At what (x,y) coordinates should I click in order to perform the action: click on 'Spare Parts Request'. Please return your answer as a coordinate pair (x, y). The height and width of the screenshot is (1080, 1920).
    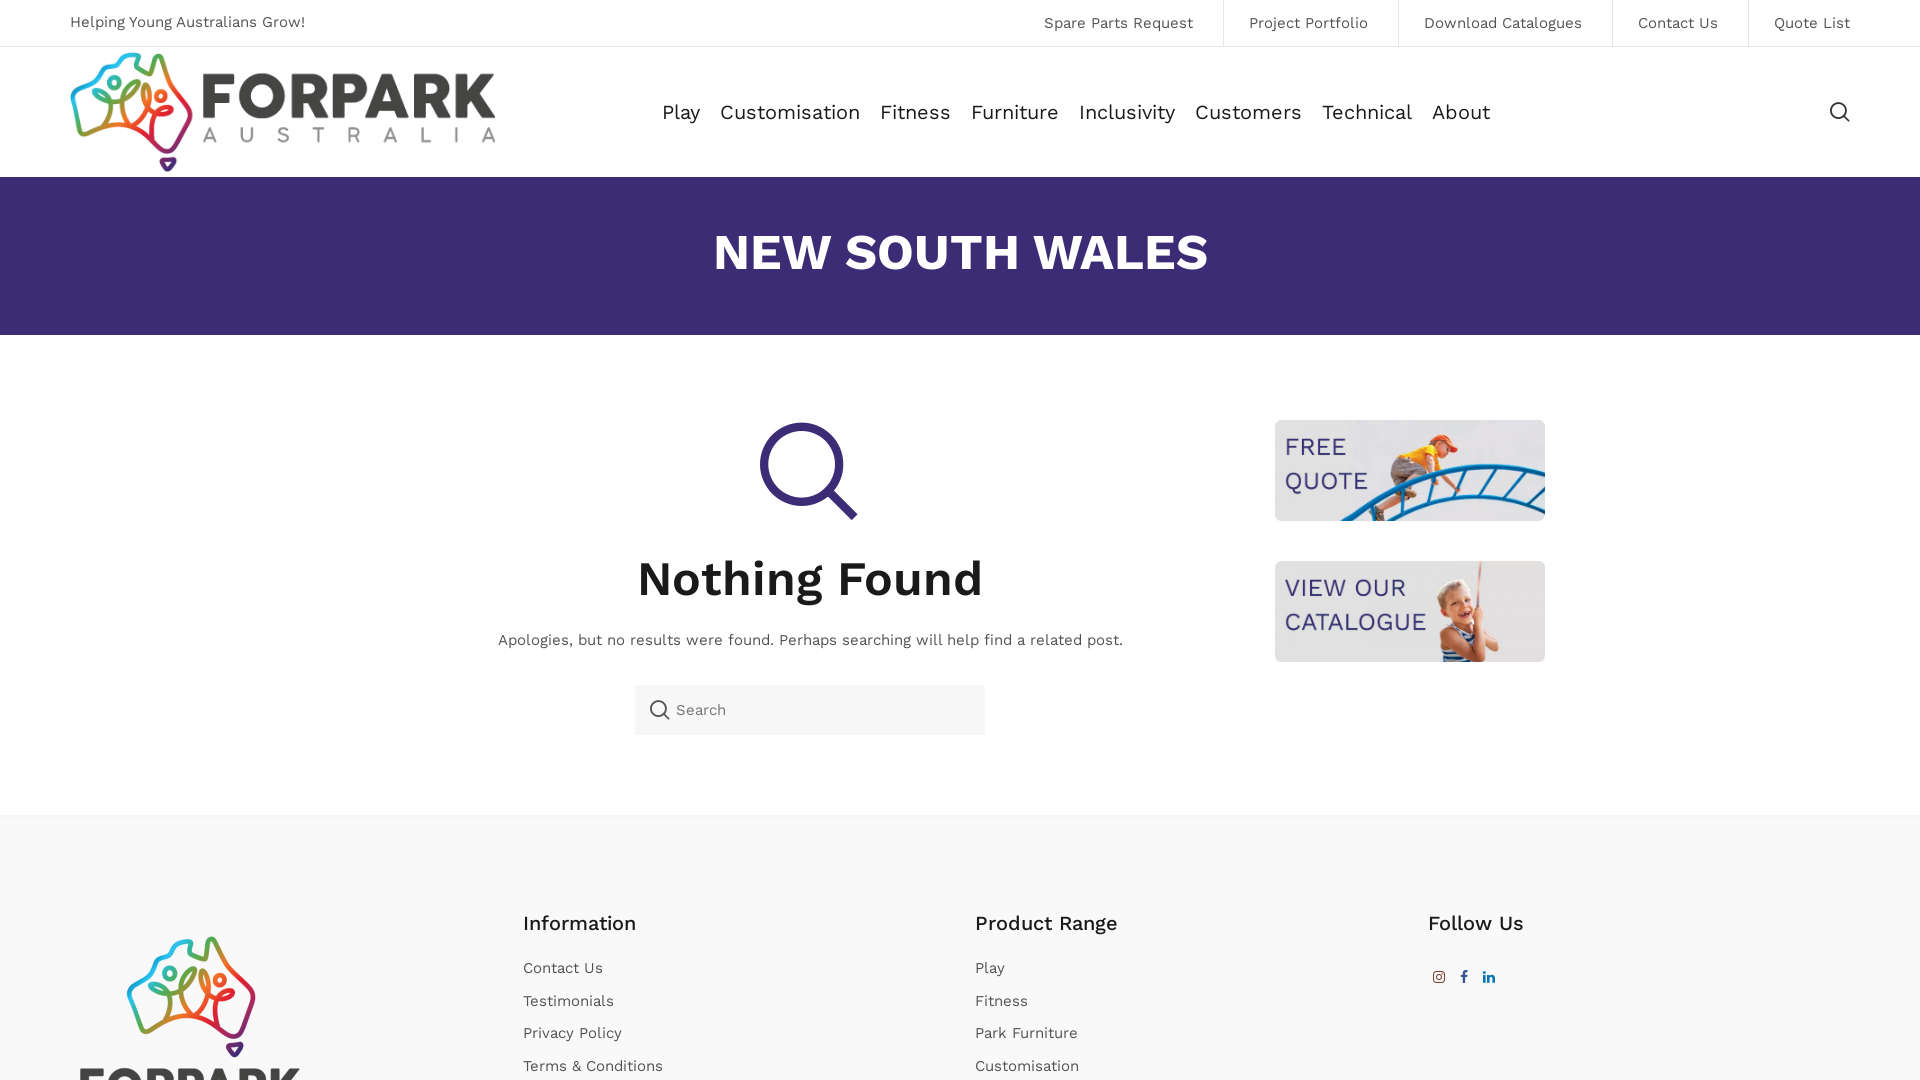
    Looking at the image, I should click on (1117, 23).